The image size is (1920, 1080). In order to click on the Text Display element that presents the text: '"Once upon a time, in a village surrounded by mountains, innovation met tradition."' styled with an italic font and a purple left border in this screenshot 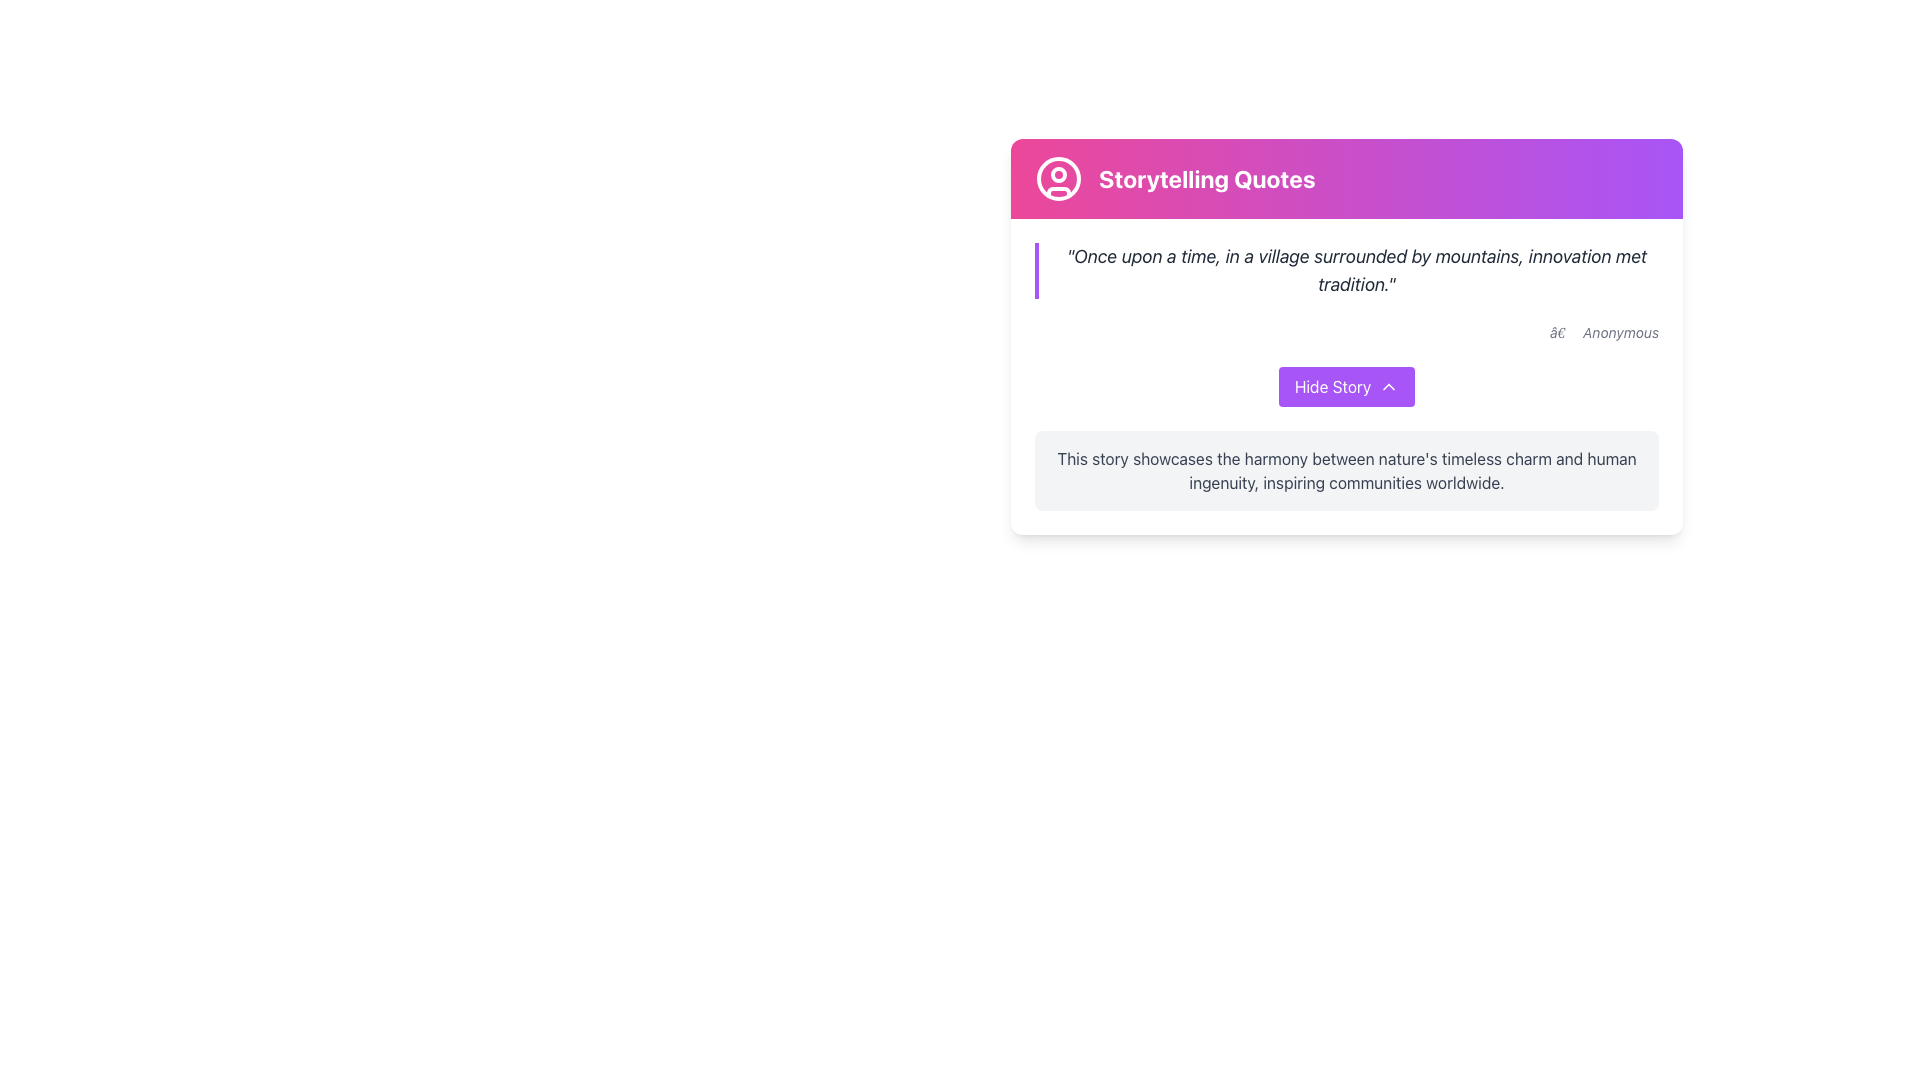, I will do `click(1347, 270)`.